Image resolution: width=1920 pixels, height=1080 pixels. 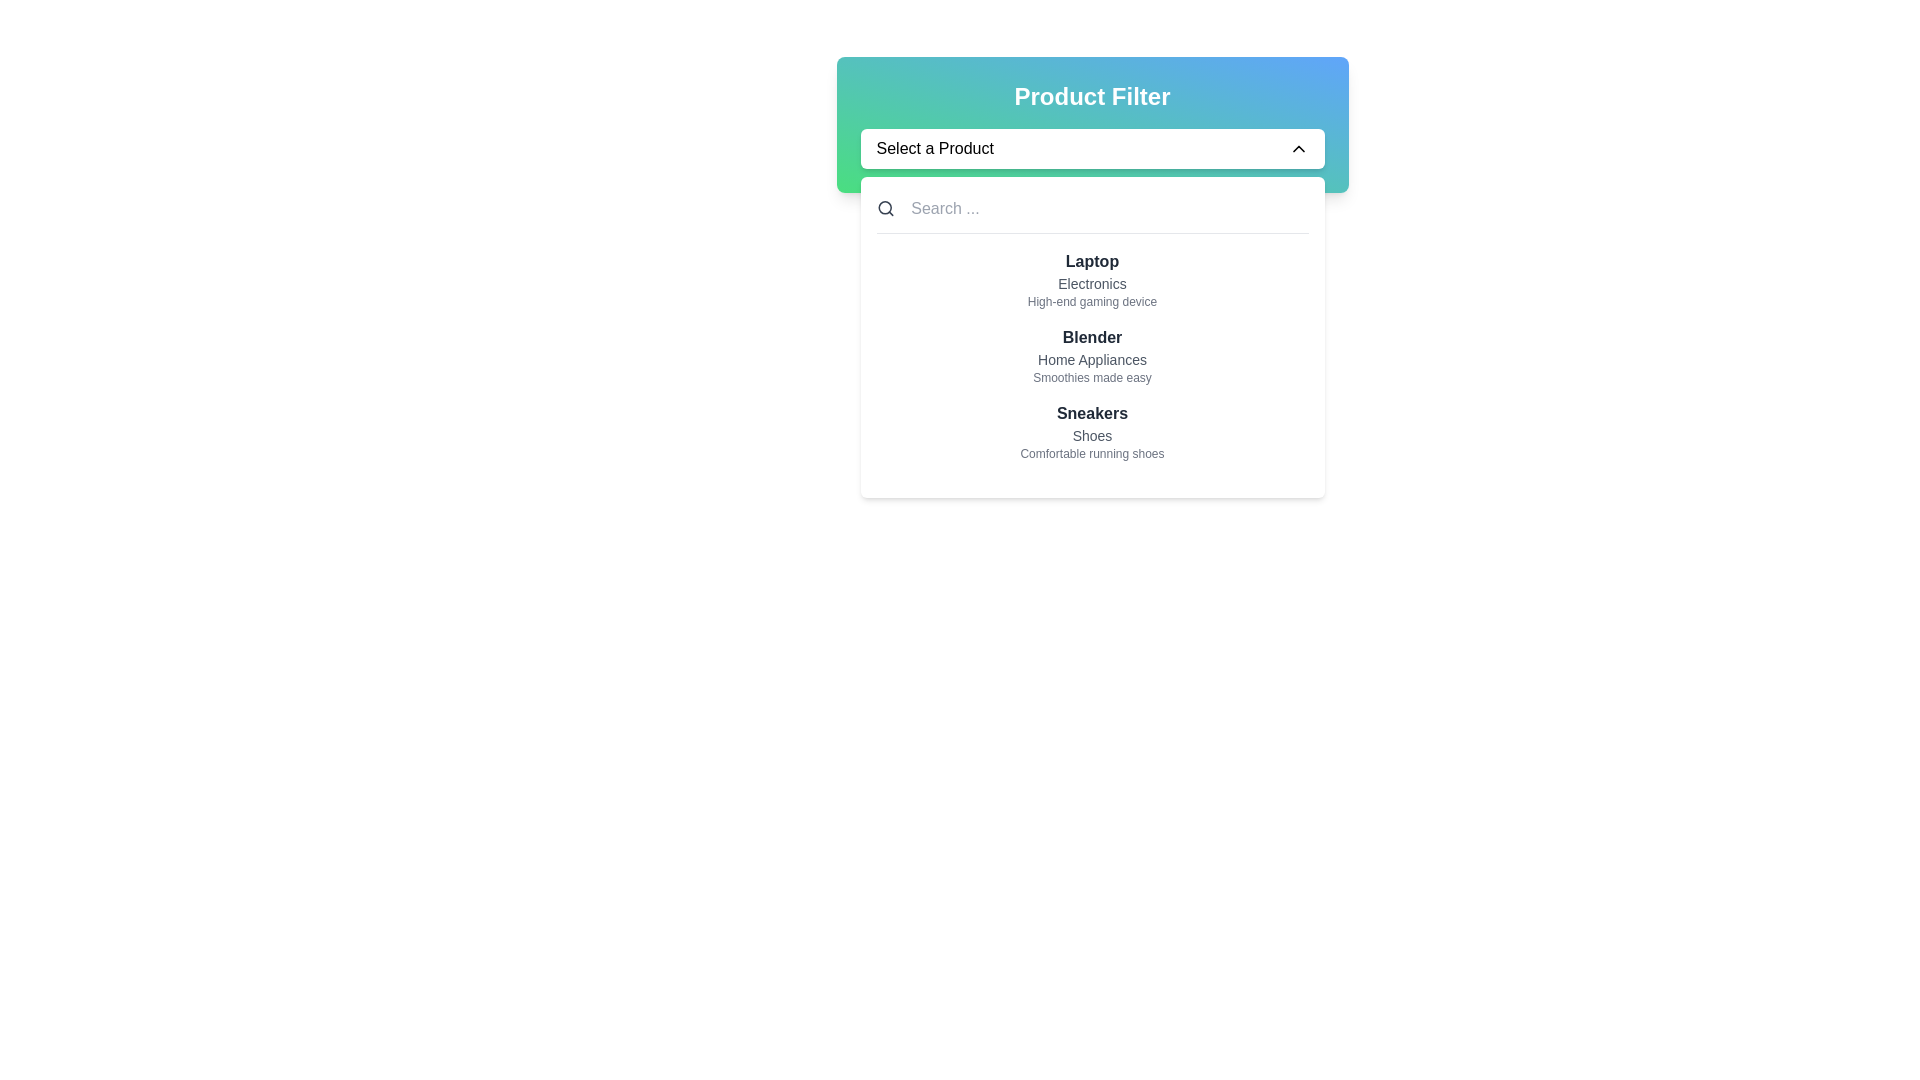 What do you see at coordinates (1091, 431) in the screenshot?
I see `the third option in the product filter menu that represents 'Sneakers'` at bounding box center [1091, 431].